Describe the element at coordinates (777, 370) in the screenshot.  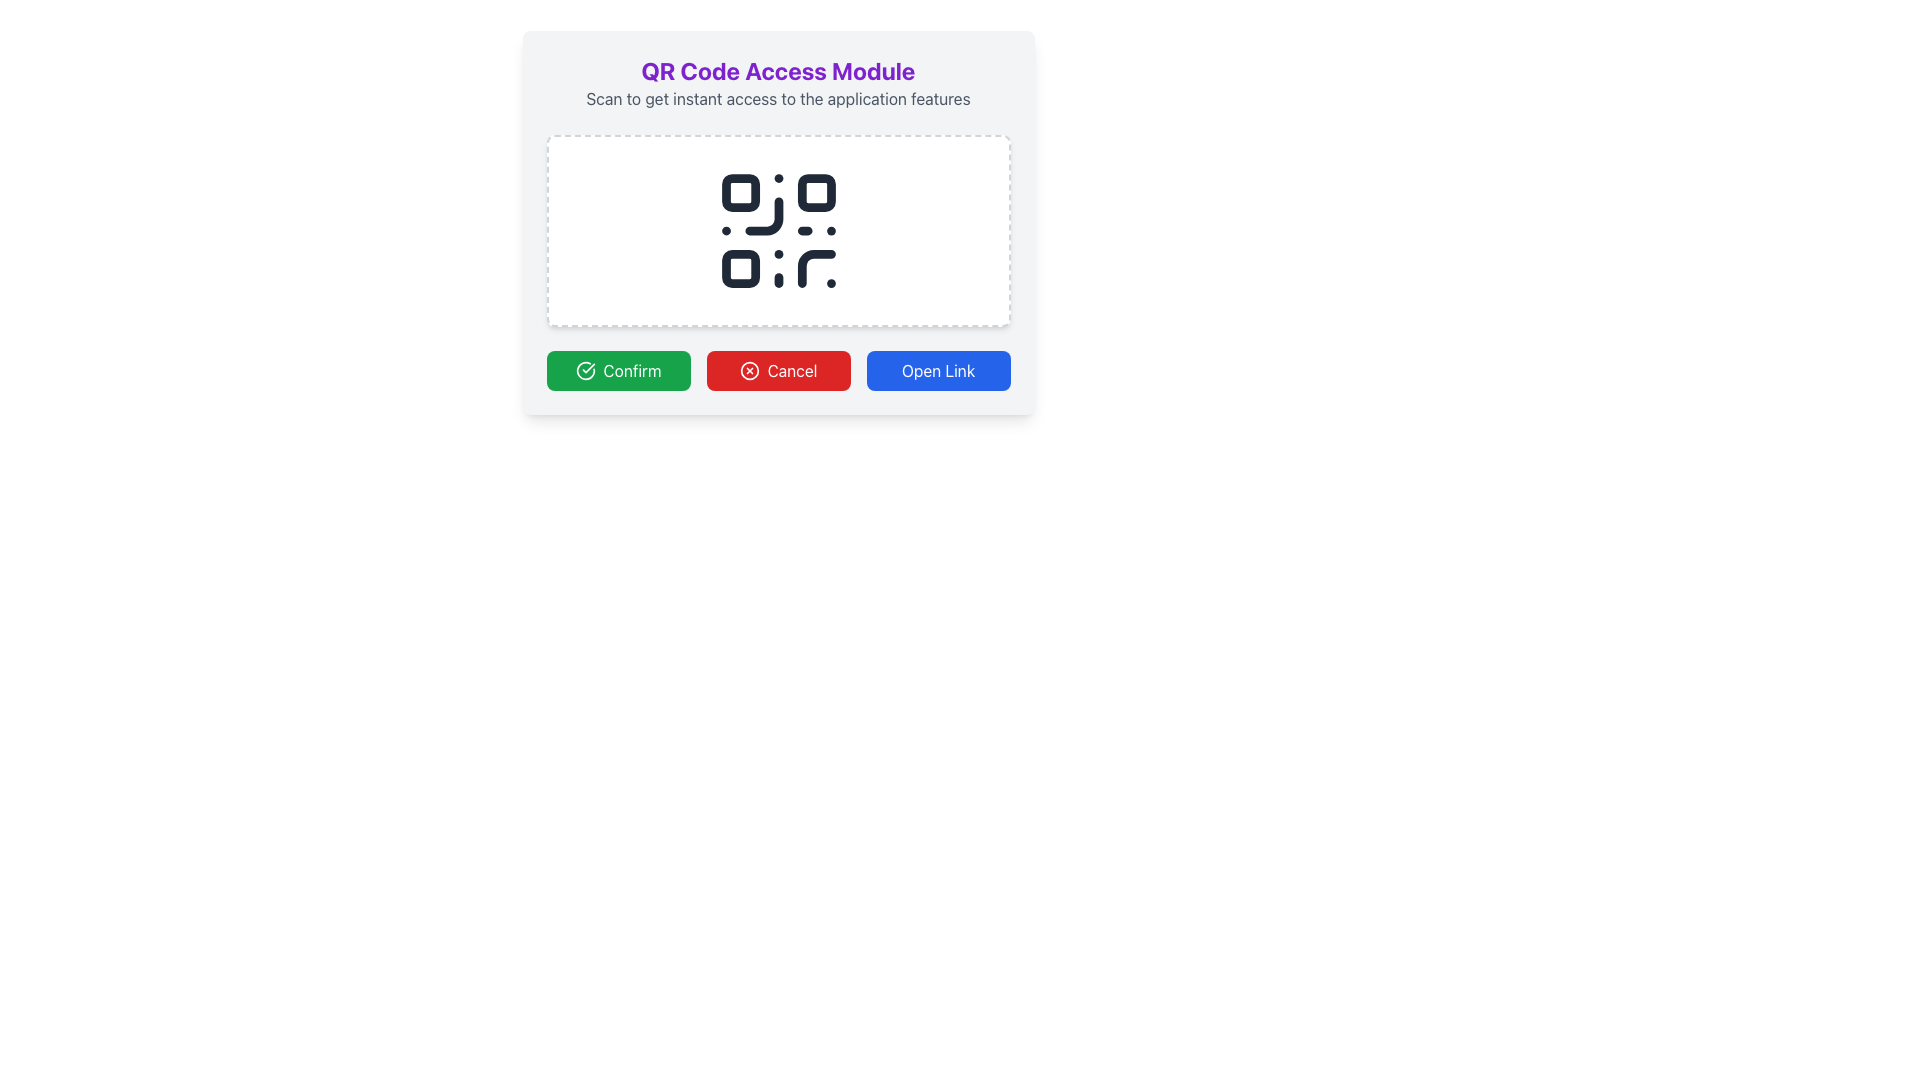
I see `the cancel button located at the bottom center of the modal interface, positioned between the green 'Confirm' button and the blue 'Open Link' button` at that location.